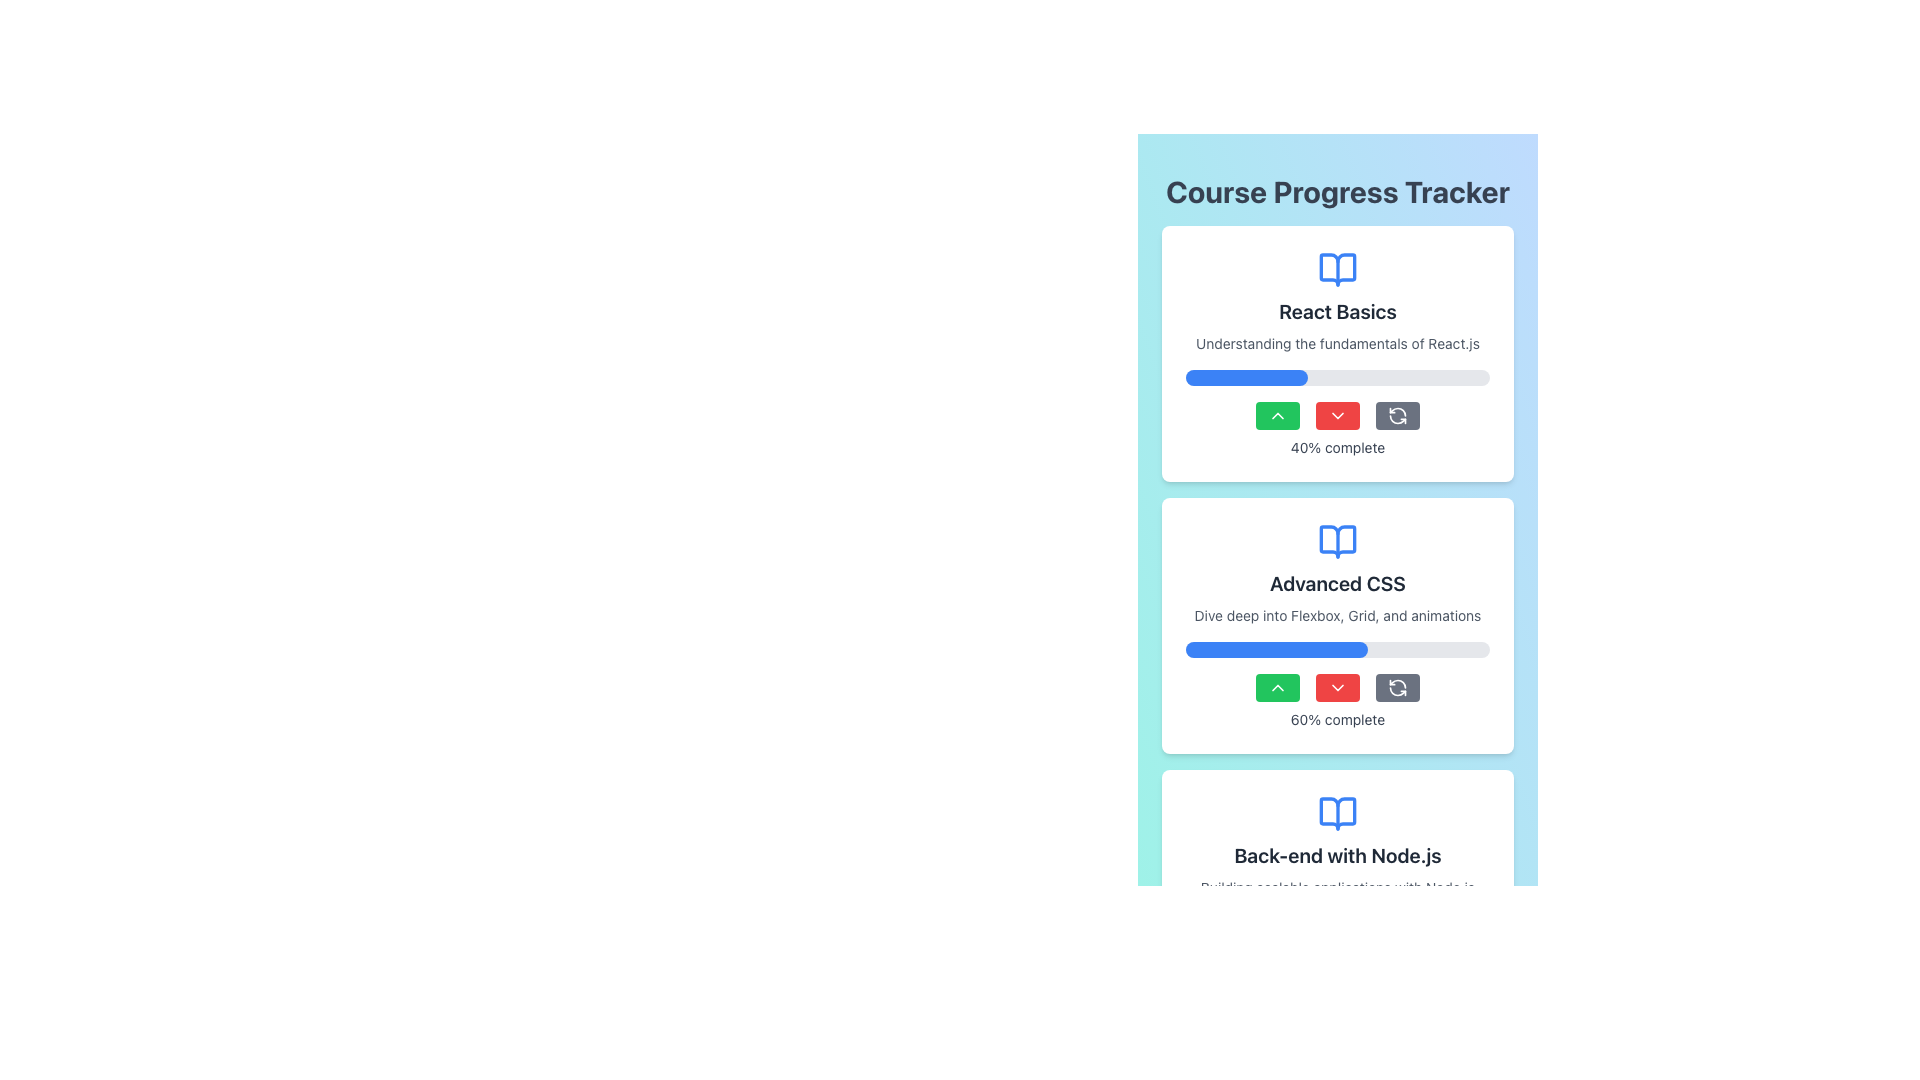 Image resolution: width=1920 pixels, height=1080 pixels. I want to click on the gray button with a refresh icon located to the rightmost side of the row under 'Advanced CSS' to reset, so click(1396, 686).